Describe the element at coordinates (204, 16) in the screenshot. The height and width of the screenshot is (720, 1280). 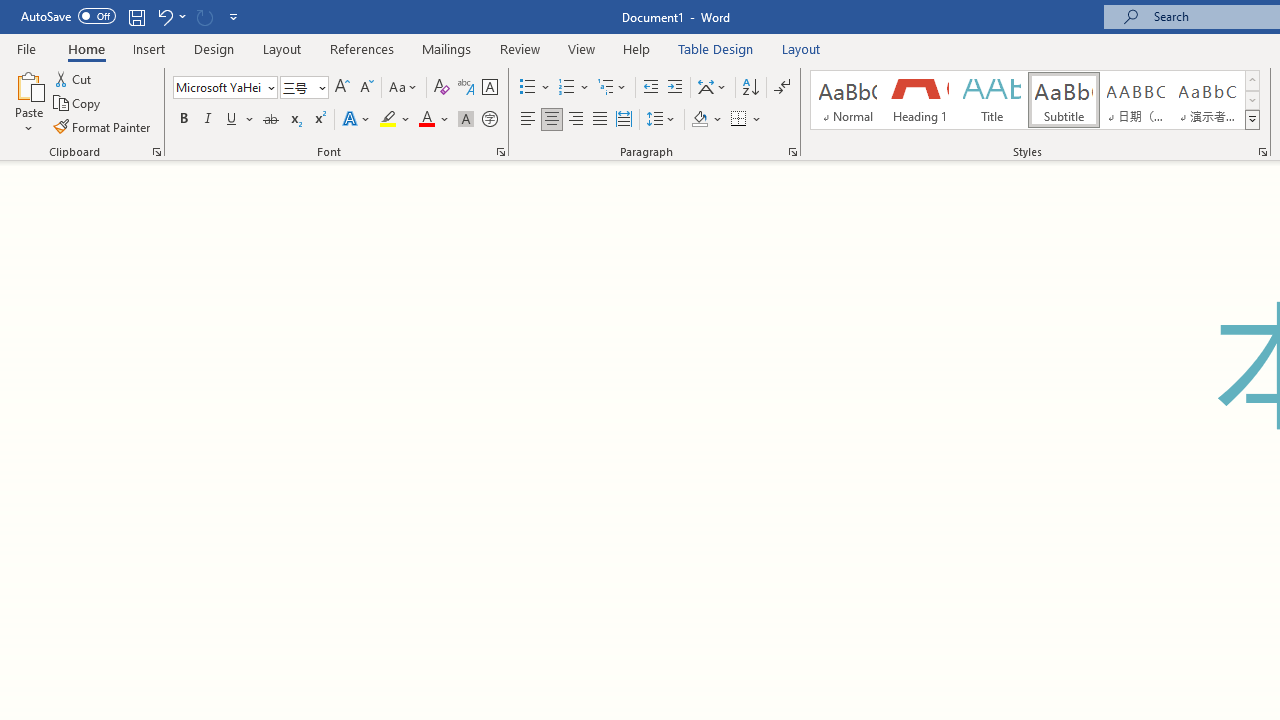
I see `'Can'` at that location.